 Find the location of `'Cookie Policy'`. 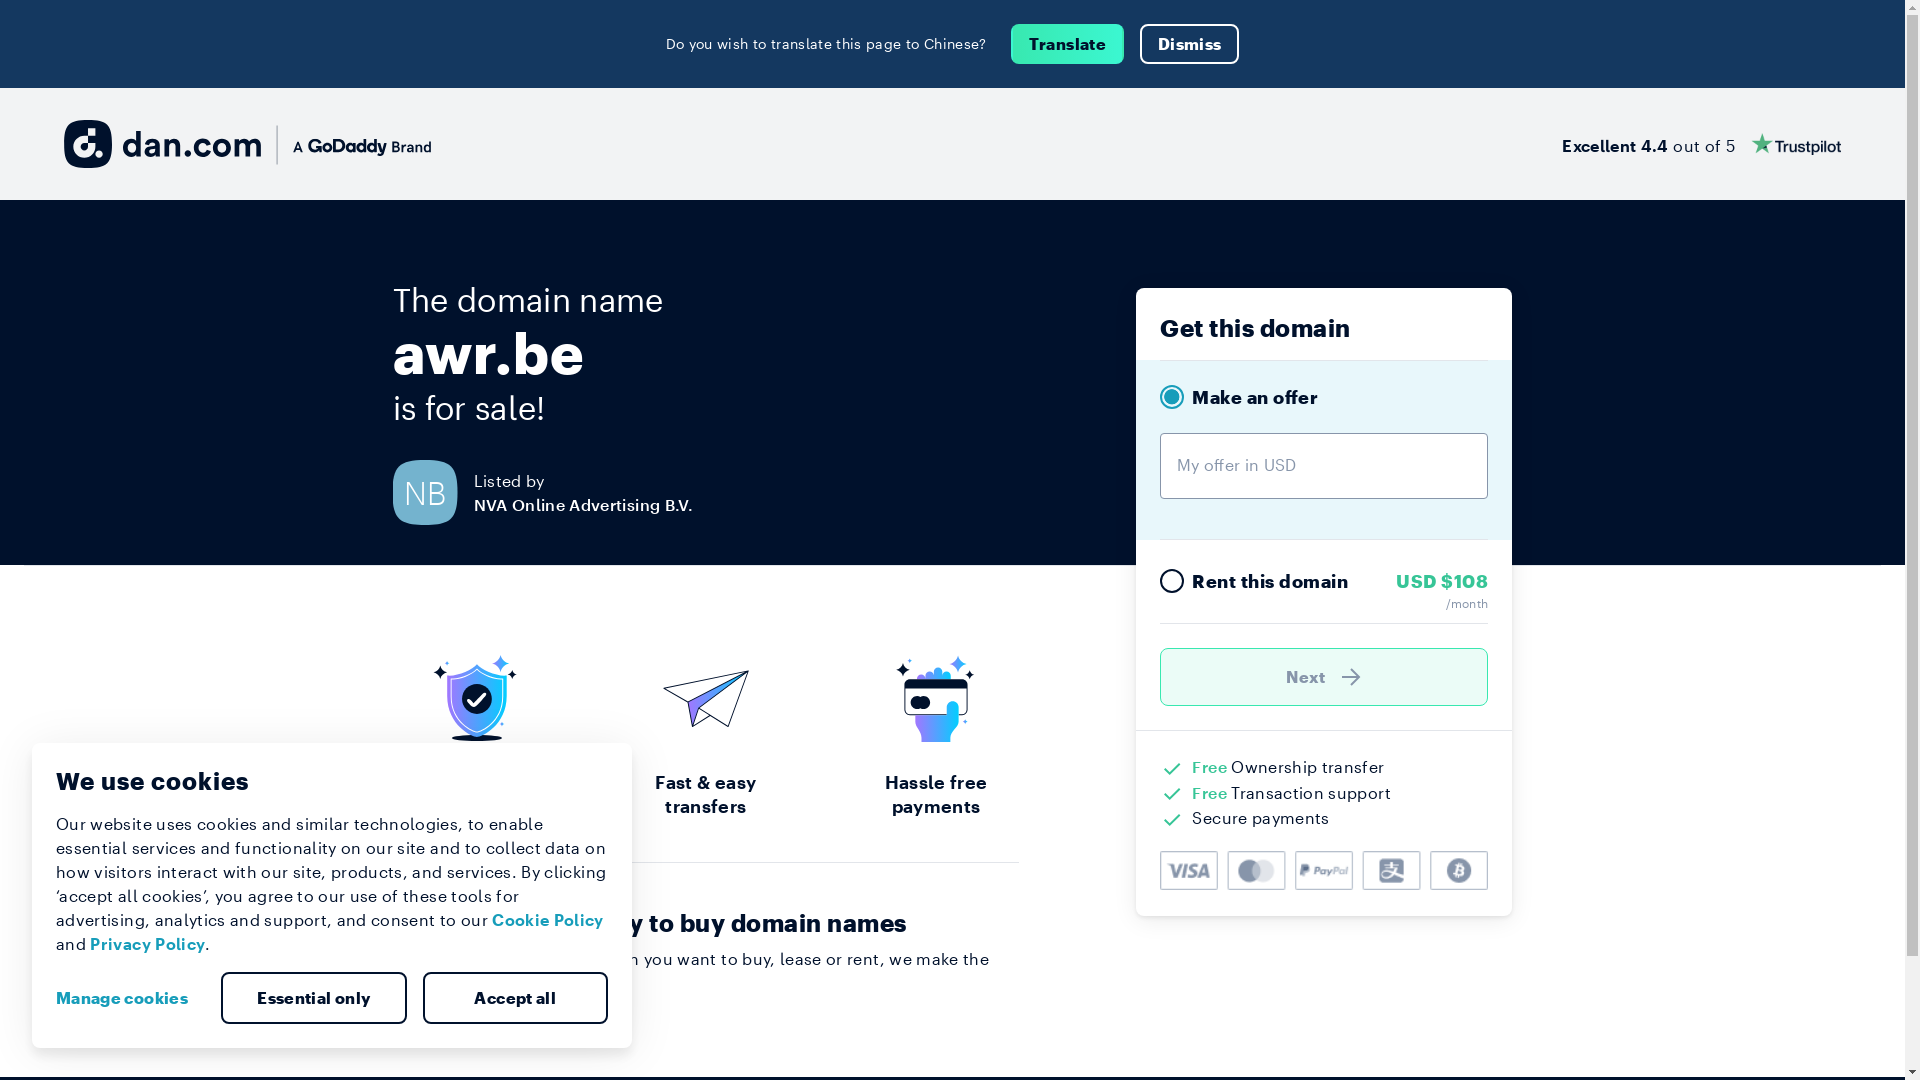

'Cookie Policy' is located at coordinates (491, 919).